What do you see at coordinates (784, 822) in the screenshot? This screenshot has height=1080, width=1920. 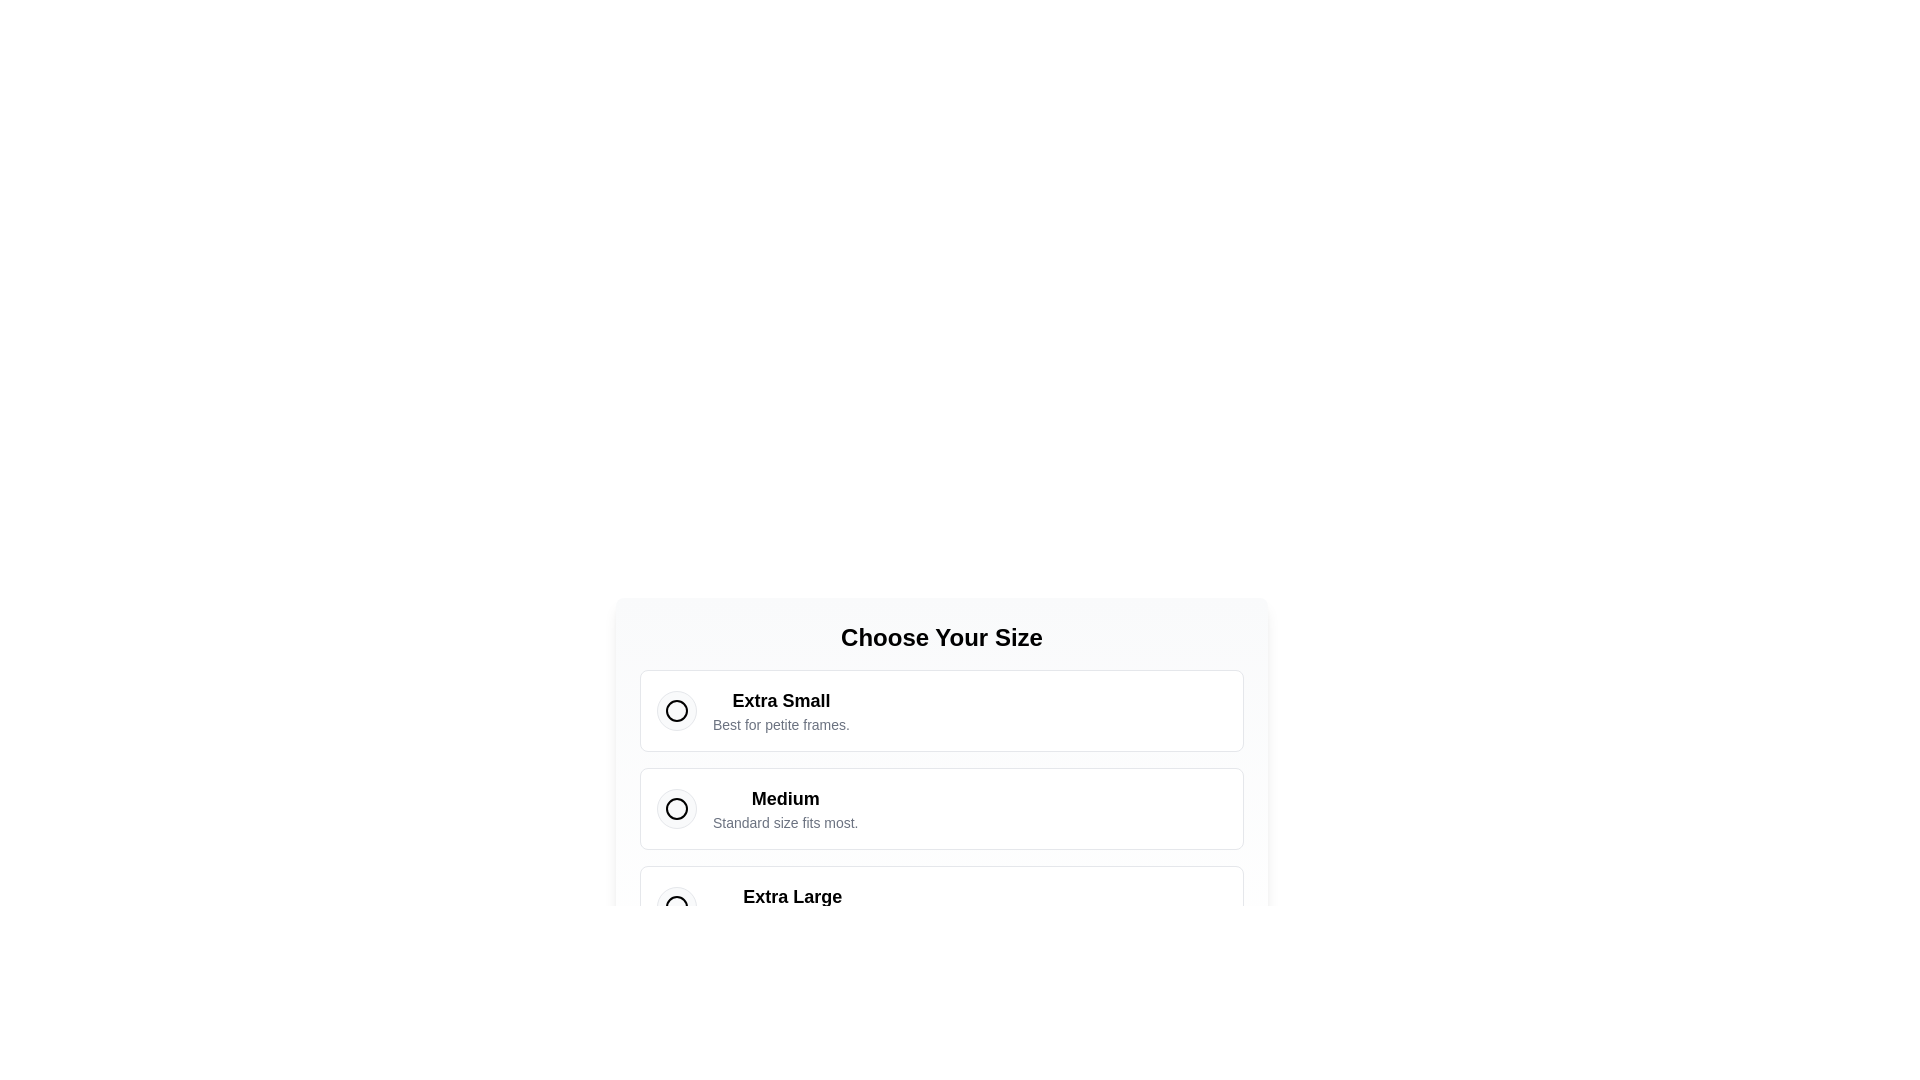 I see `the static text that provides descriptive information about the 'Medium' size selection, located directly below the bolded 'Medium' label` at bounding box center [784, 822].